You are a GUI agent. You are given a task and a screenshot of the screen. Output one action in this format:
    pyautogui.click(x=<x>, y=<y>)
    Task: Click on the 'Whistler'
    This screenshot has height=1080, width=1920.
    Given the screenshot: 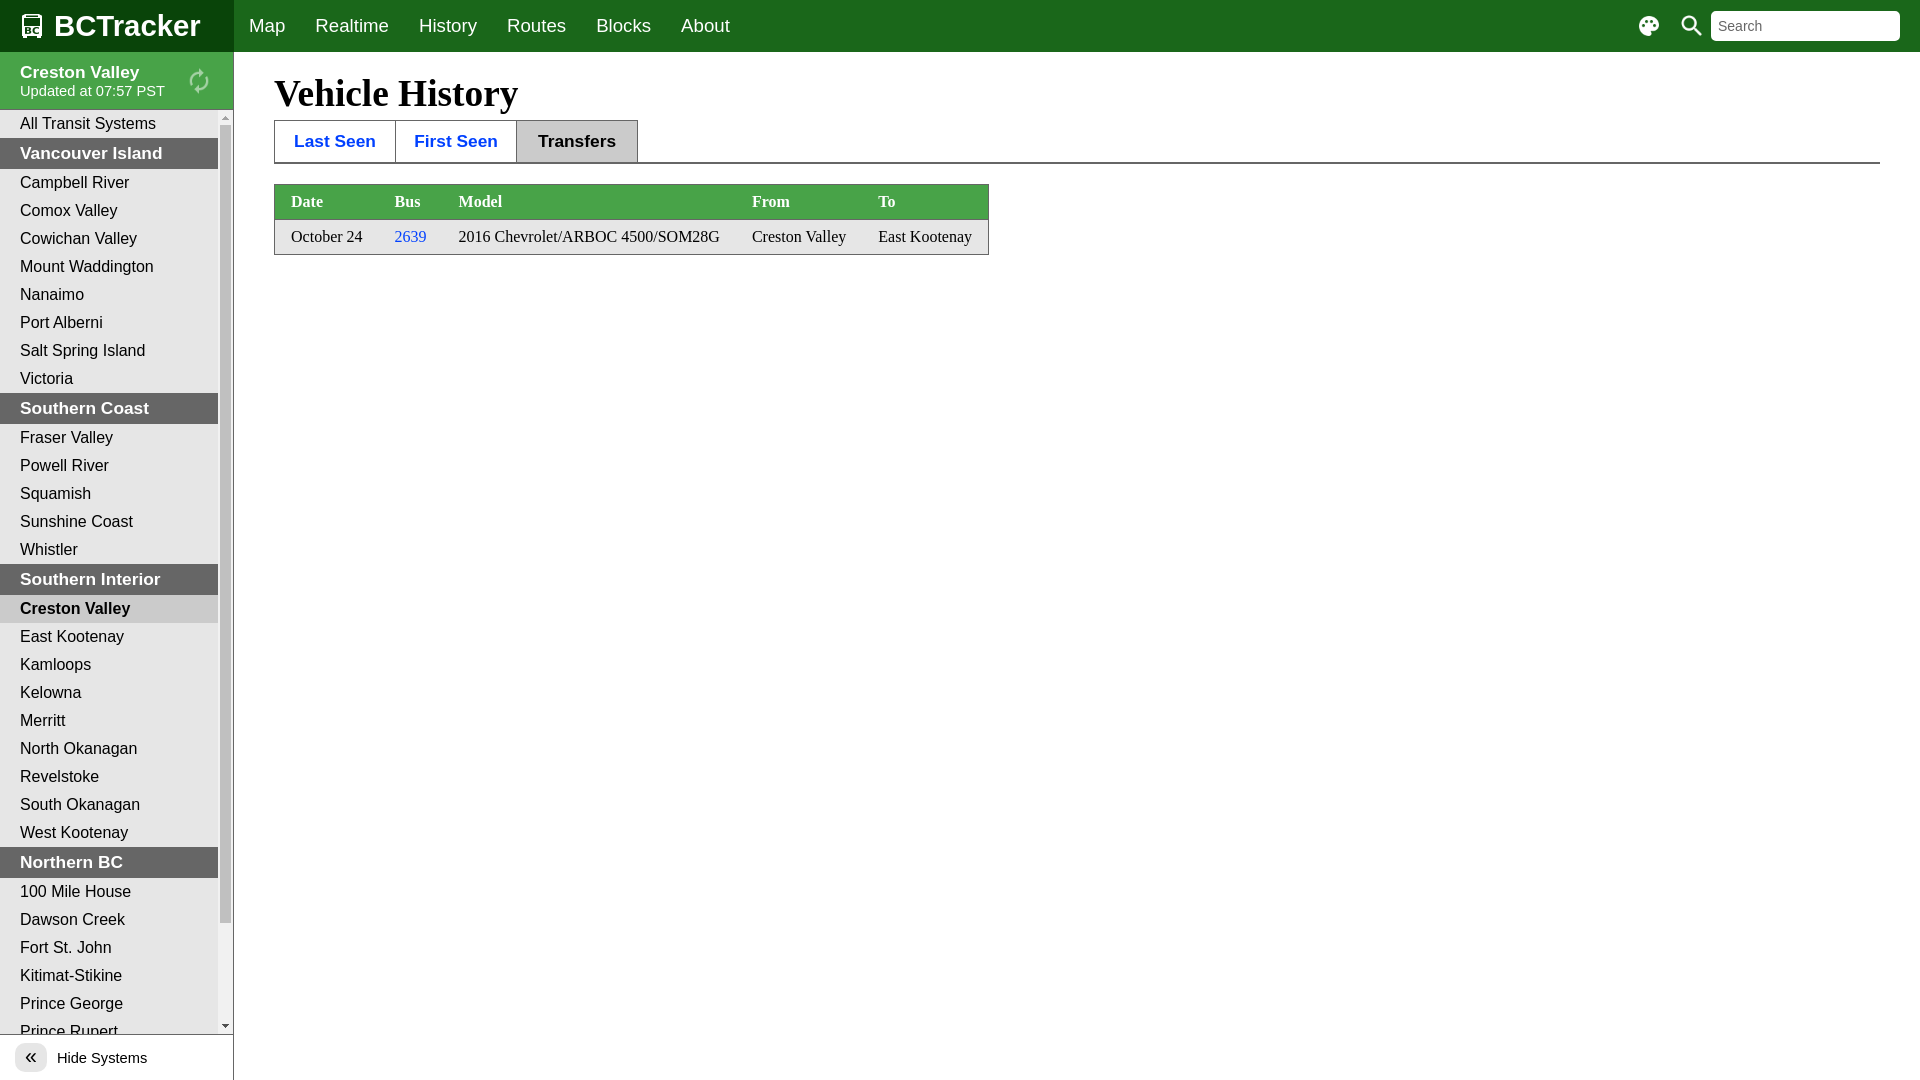 What is the action you would take?
    pyautogui.click(x=108, y=550)
    